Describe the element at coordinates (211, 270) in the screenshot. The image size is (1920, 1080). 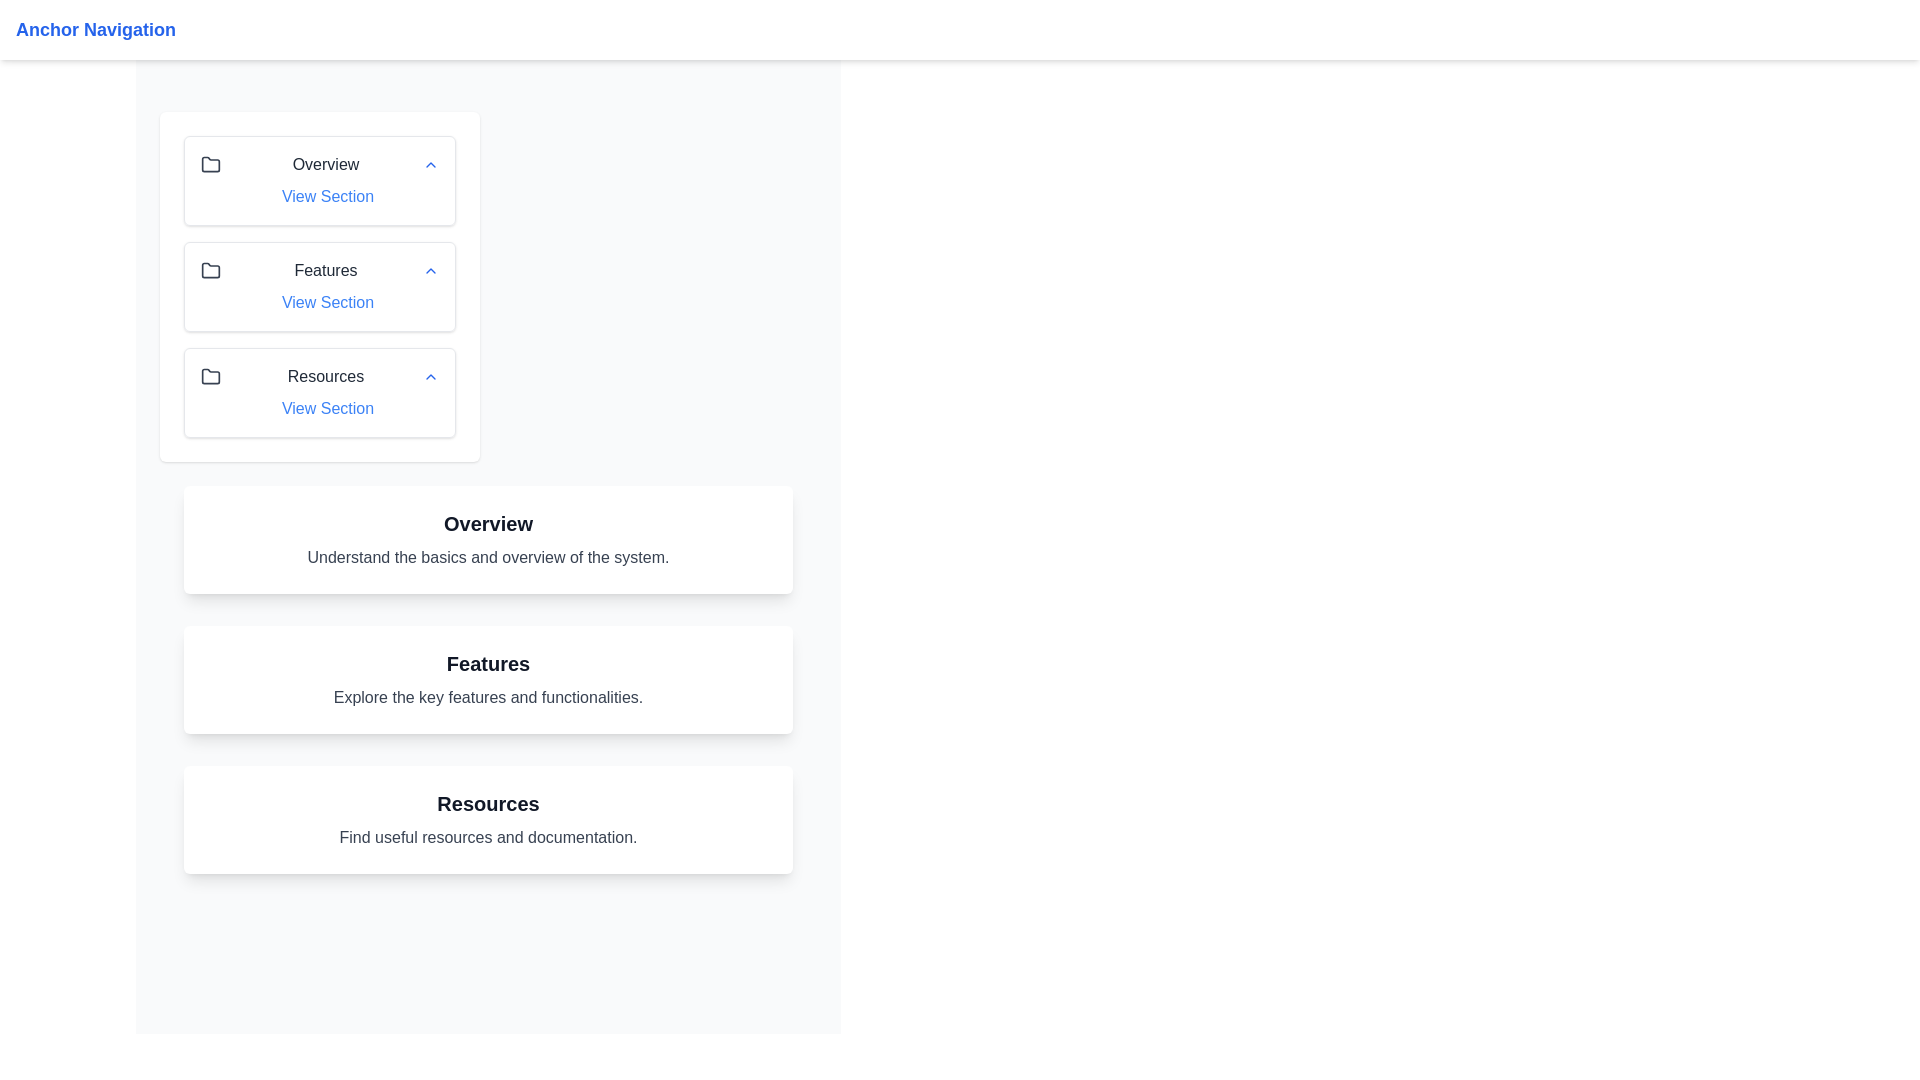
I see `the folder icon located near the 'Features' section label, which is the first icon in a vertically aligned list of navigation items` at that location.